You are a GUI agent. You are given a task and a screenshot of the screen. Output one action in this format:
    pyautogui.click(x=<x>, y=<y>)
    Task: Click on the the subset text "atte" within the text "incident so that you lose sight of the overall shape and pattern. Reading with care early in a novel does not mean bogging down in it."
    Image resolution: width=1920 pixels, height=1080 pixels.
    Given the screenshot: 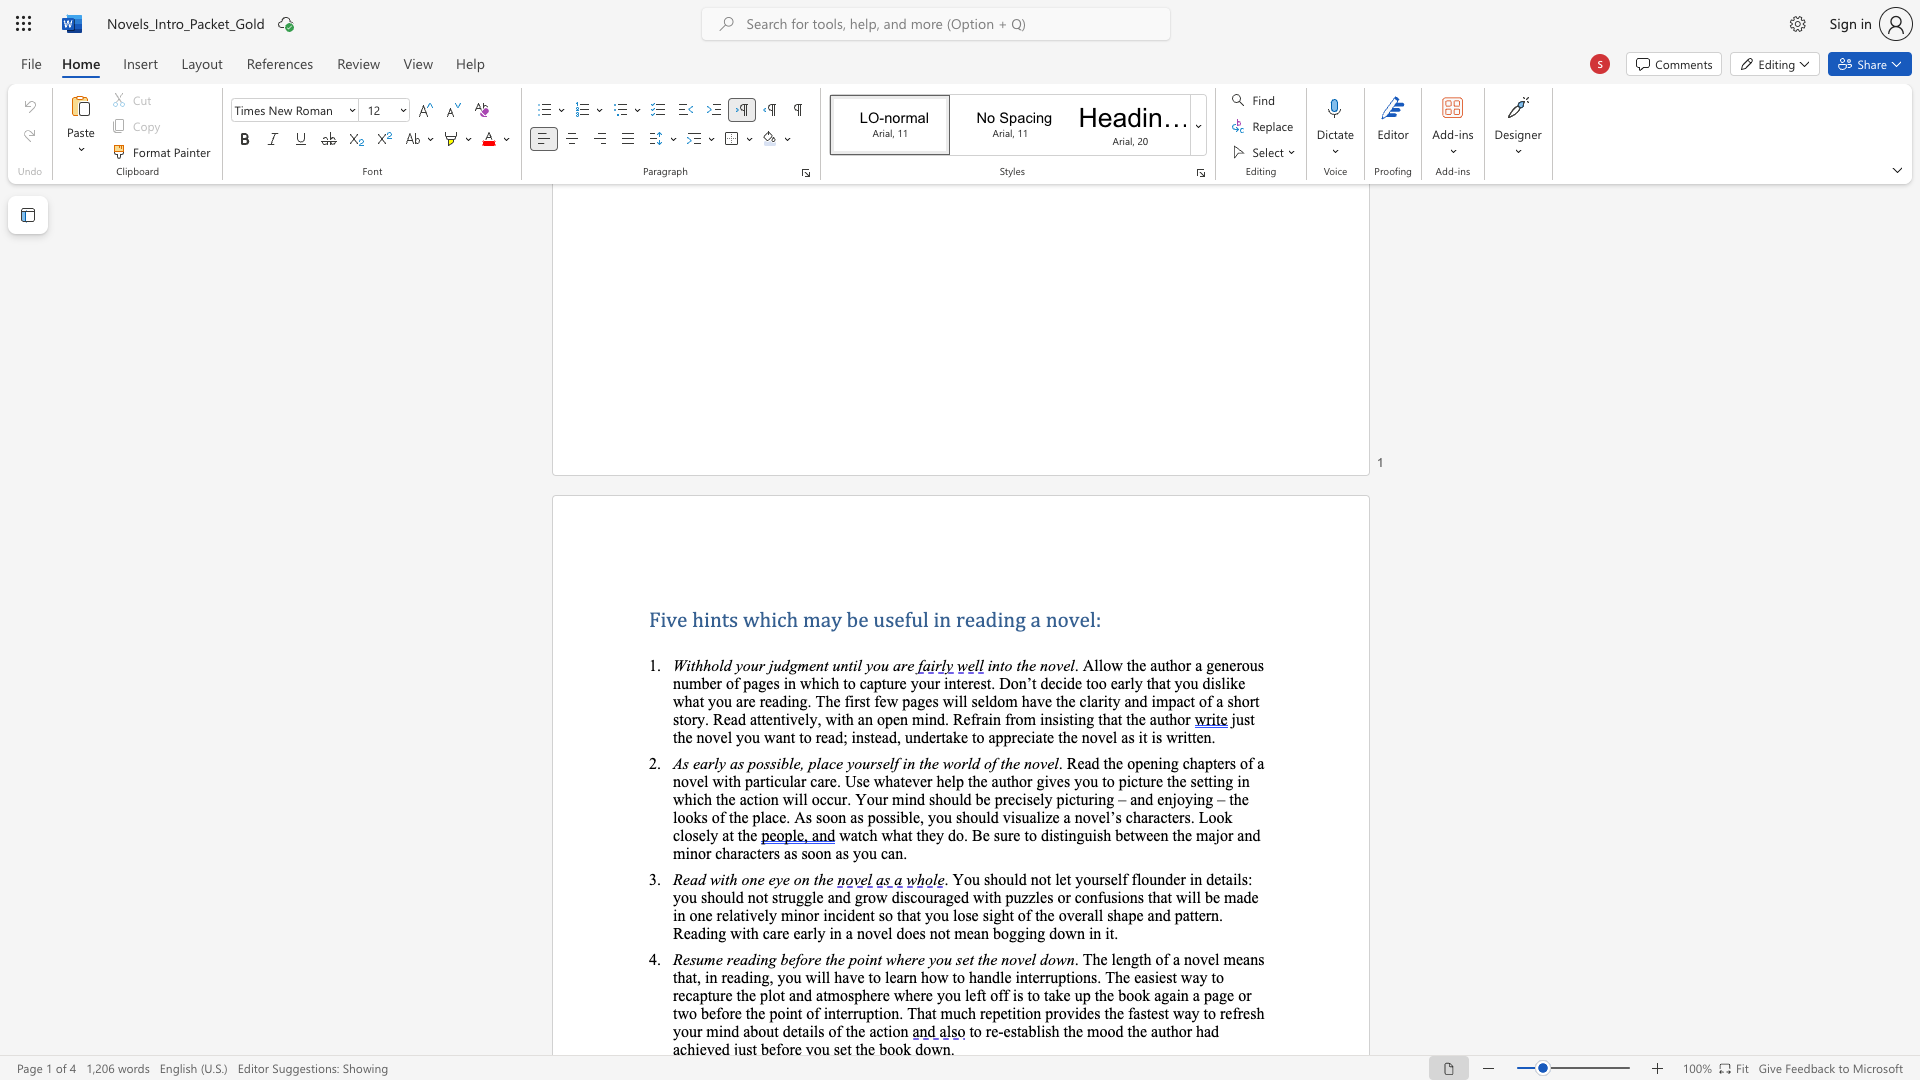 What is the action you would take?
    pyautogui.click(x=1182, y=915)
    